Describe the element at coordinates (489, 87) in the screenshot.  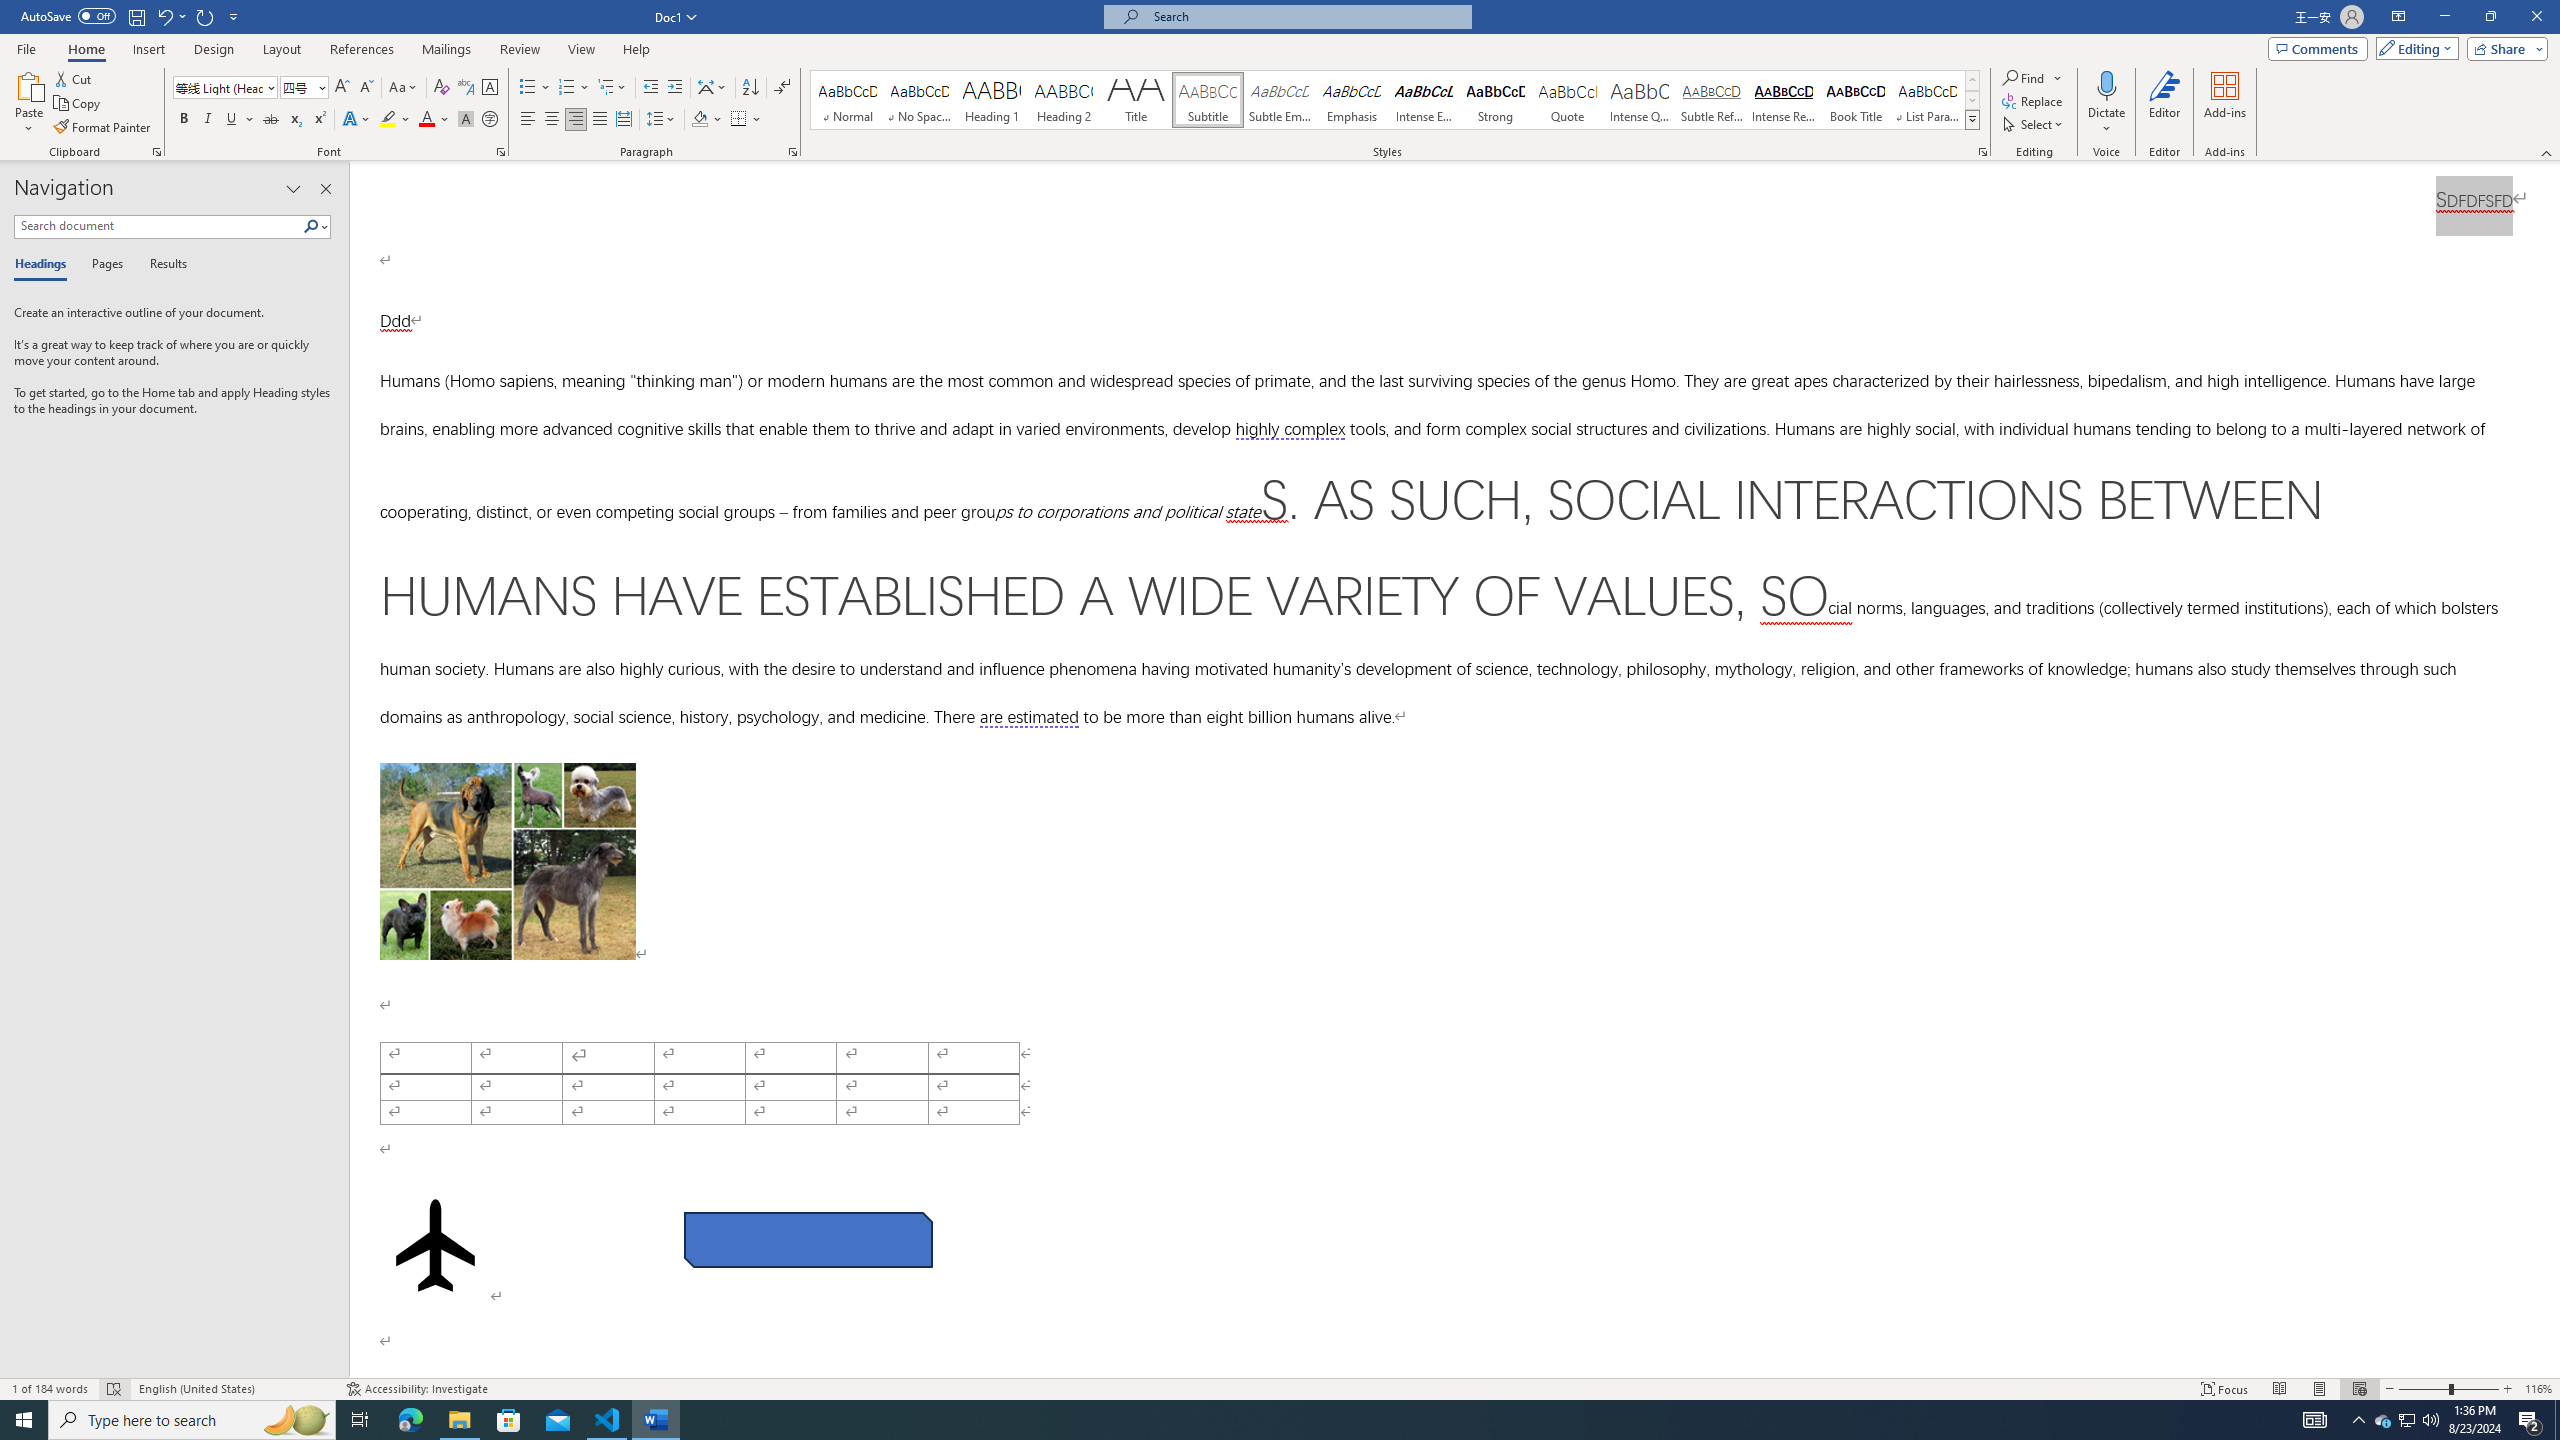
I see `'Character Border'` at that location.